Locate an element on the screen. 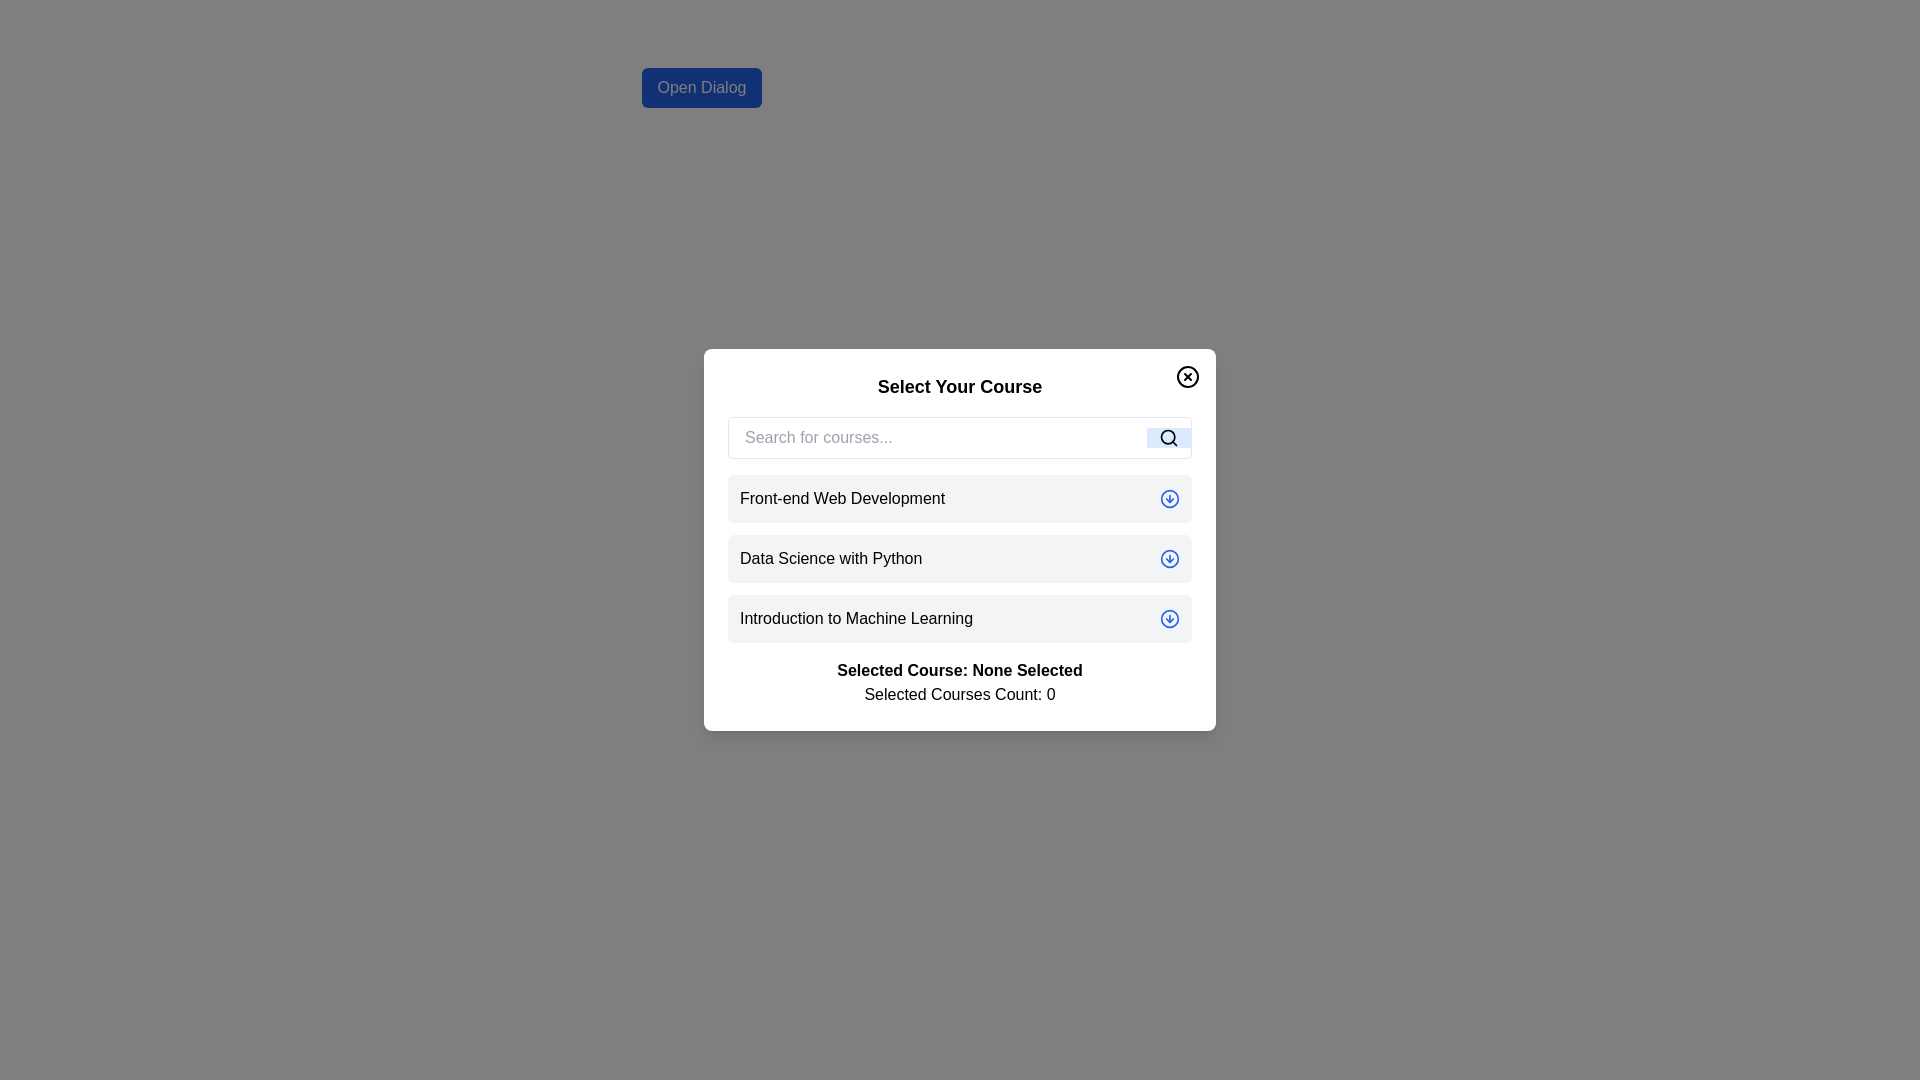 The height and width of the screenshot is (1080, 1920). the circular button with a downward arrow icon in the 'Front-end Web Development' section is located at coordinates (1170, 497).